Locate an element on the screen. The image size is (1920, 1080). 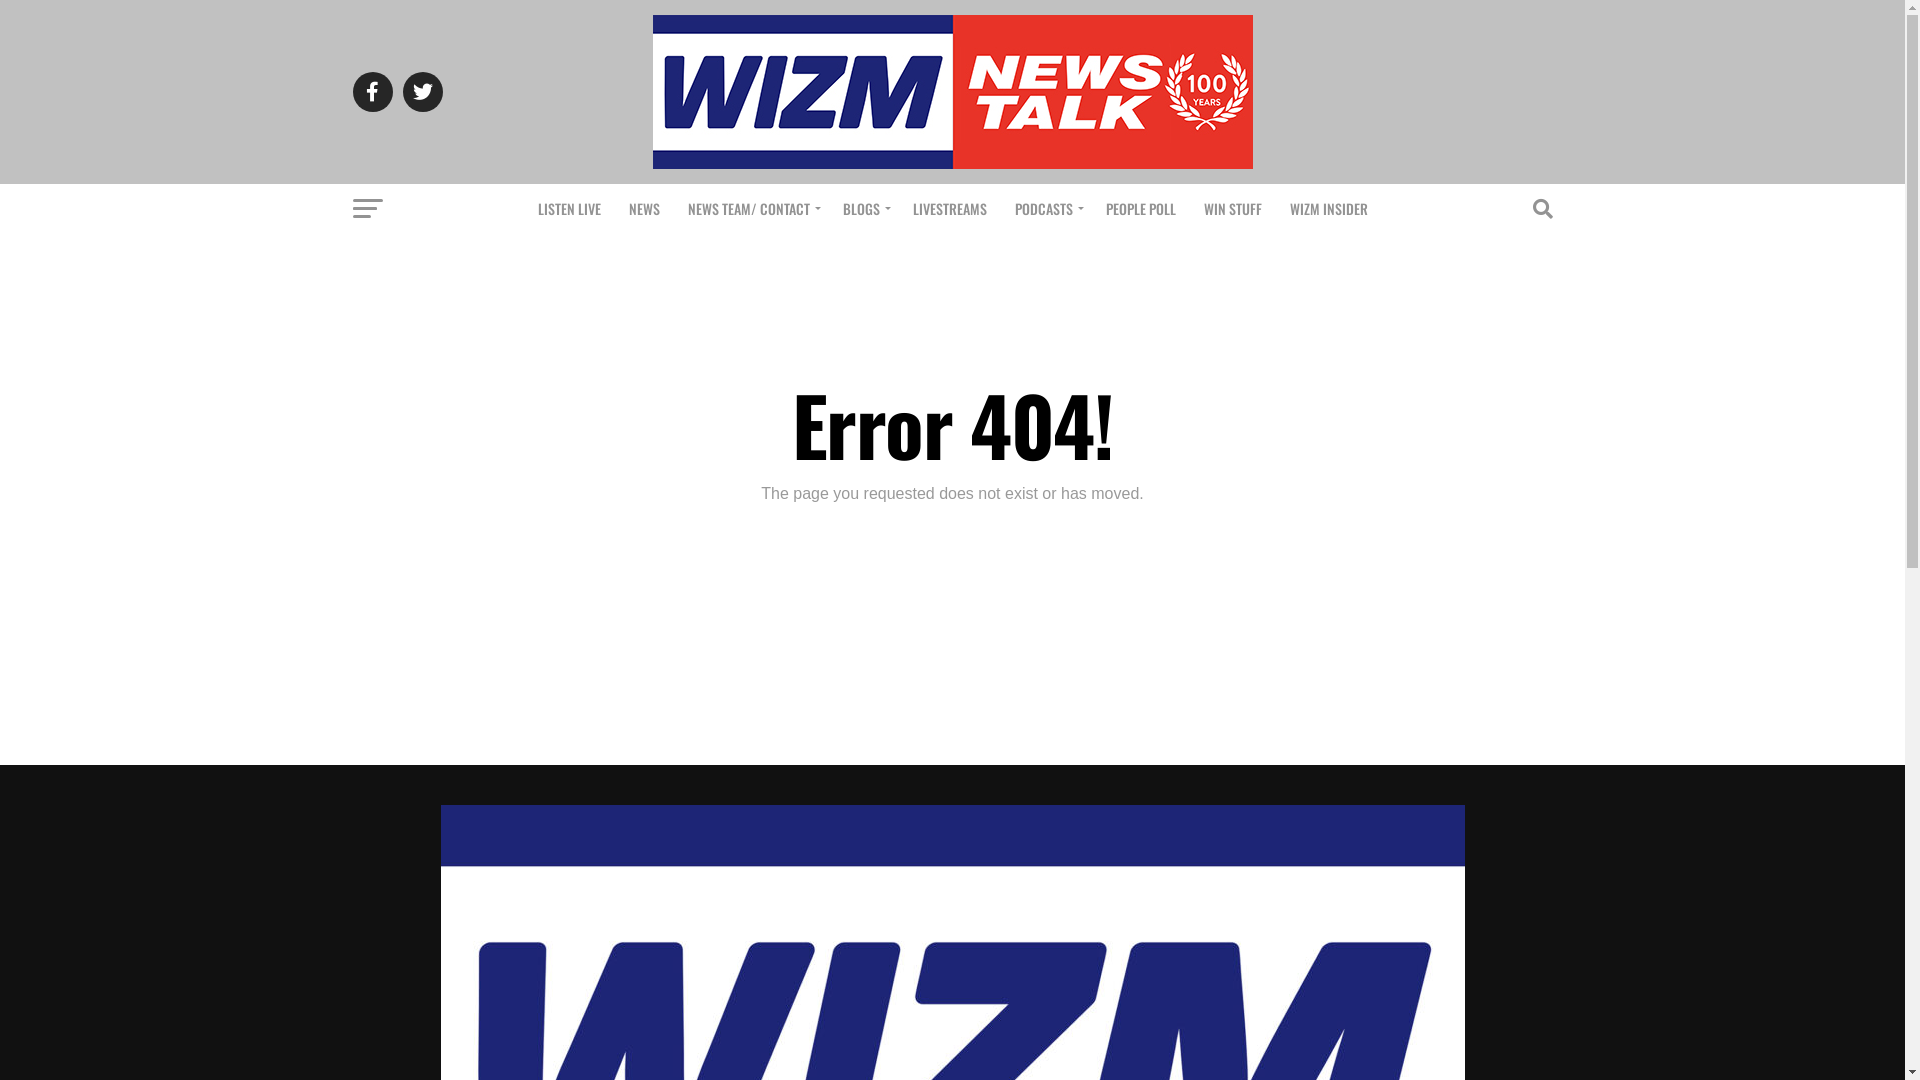
'WIZM INSIDER' is located at coordinates (1329, 208).